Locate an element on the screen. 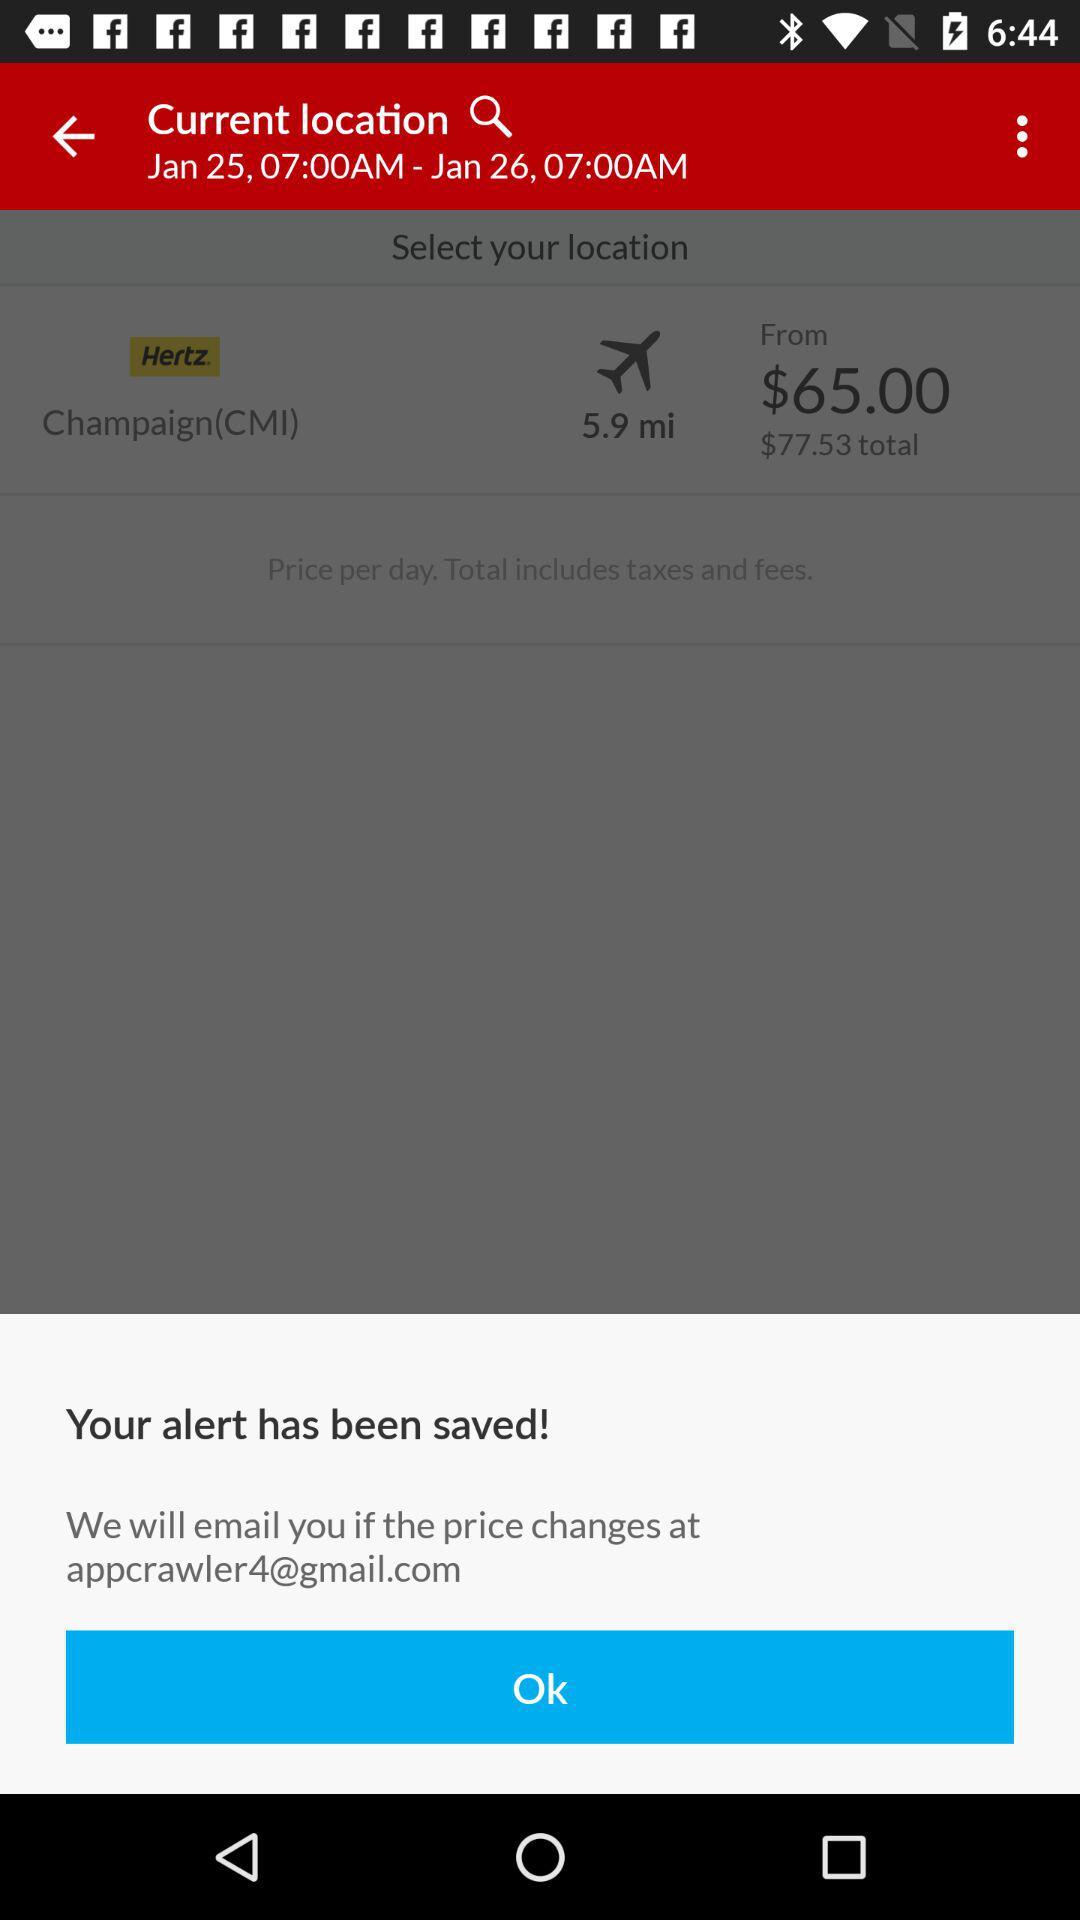  the icon above select your location item is located at coordinates (72, 135).